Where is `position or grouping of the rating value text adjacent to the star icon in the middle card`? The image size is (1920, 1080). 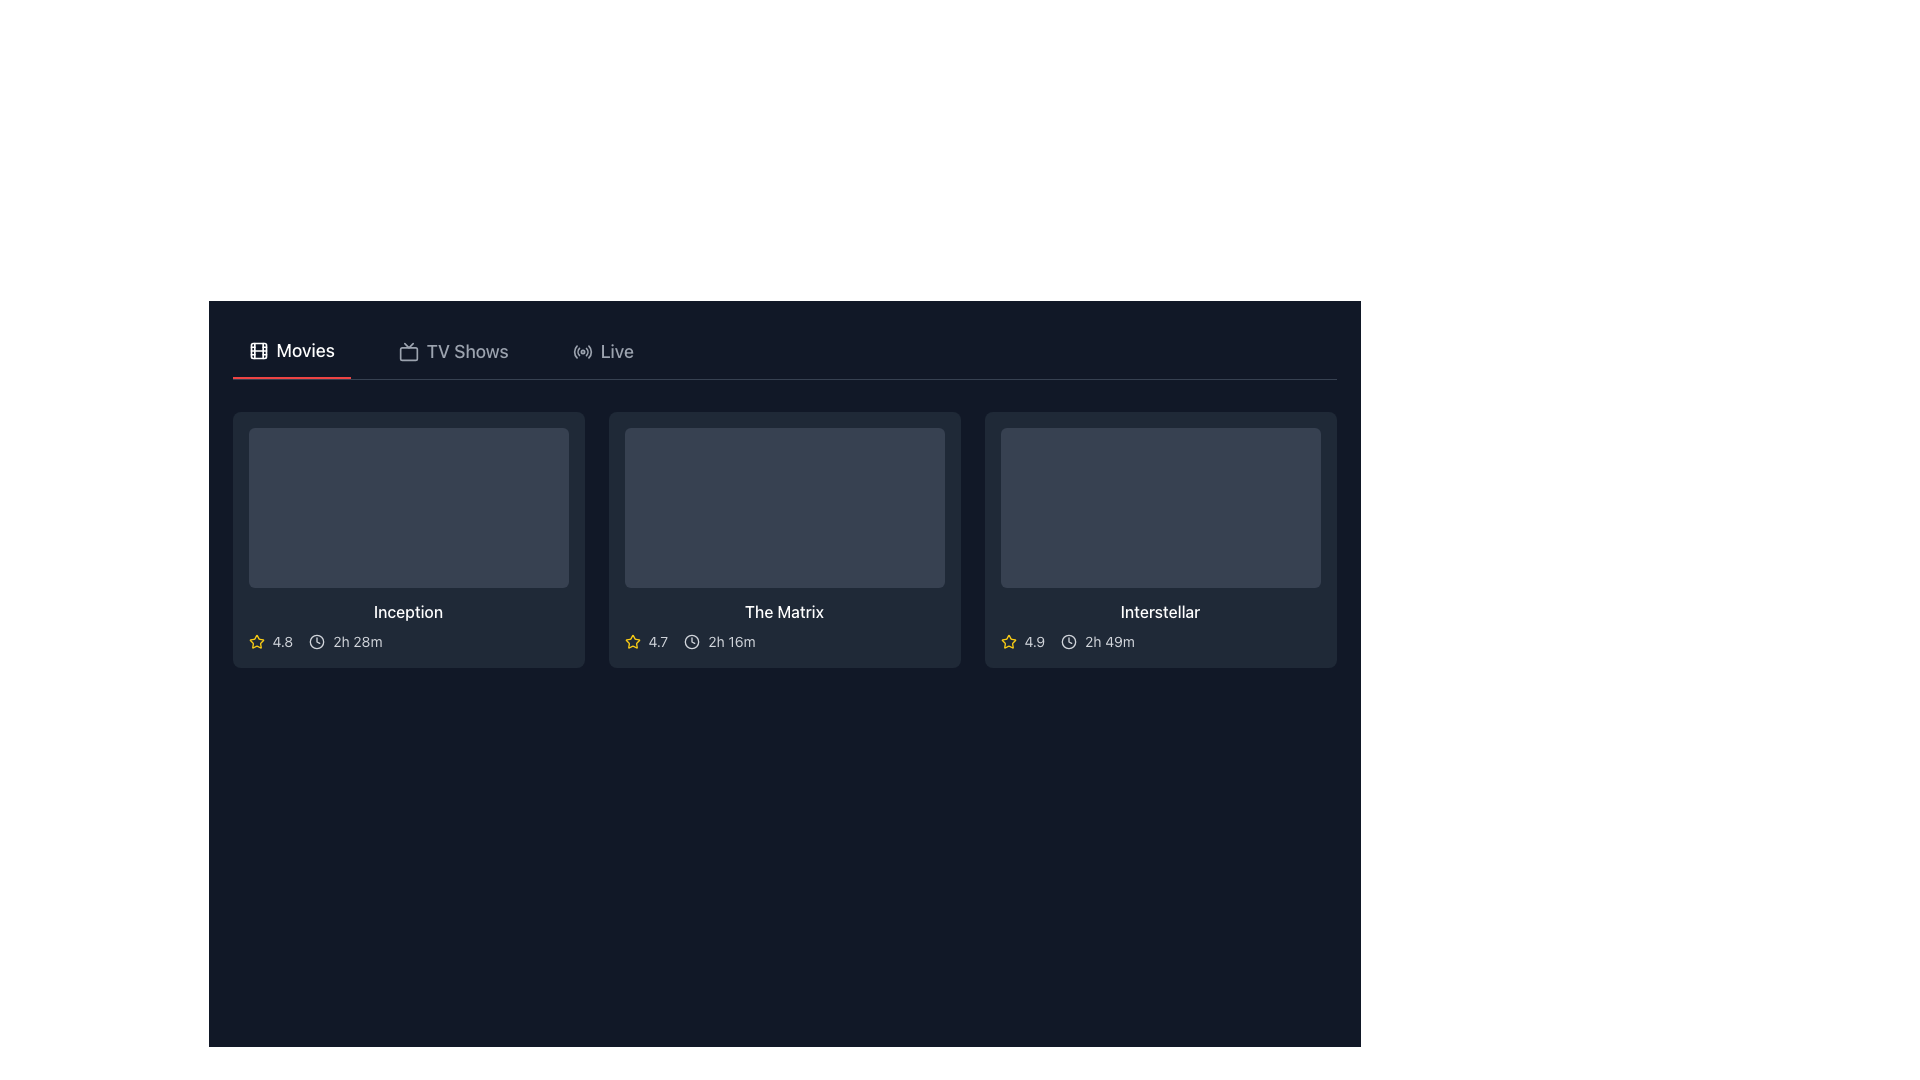 position or grouping of the rating value text adjacent to the star icon in the middle card is located at coordinates (658, 641).